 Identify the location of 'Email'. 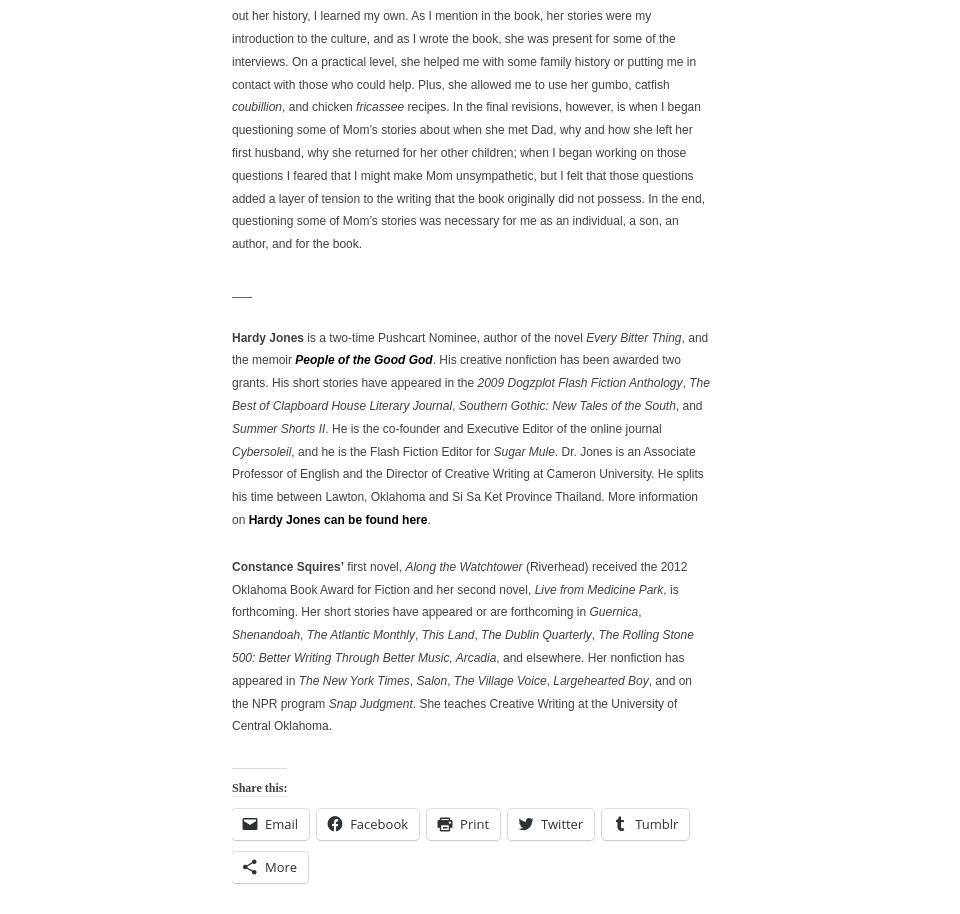
(280, 821).